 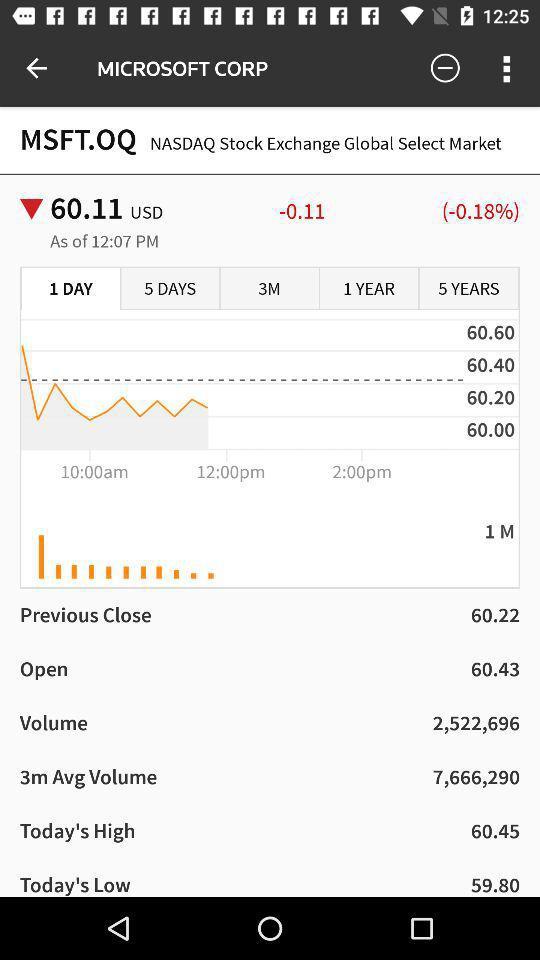 What do you see at coordinates (368, 288) in the screenshot?
I see `the item to the right of the 3m` at bounding box center [368, 288].